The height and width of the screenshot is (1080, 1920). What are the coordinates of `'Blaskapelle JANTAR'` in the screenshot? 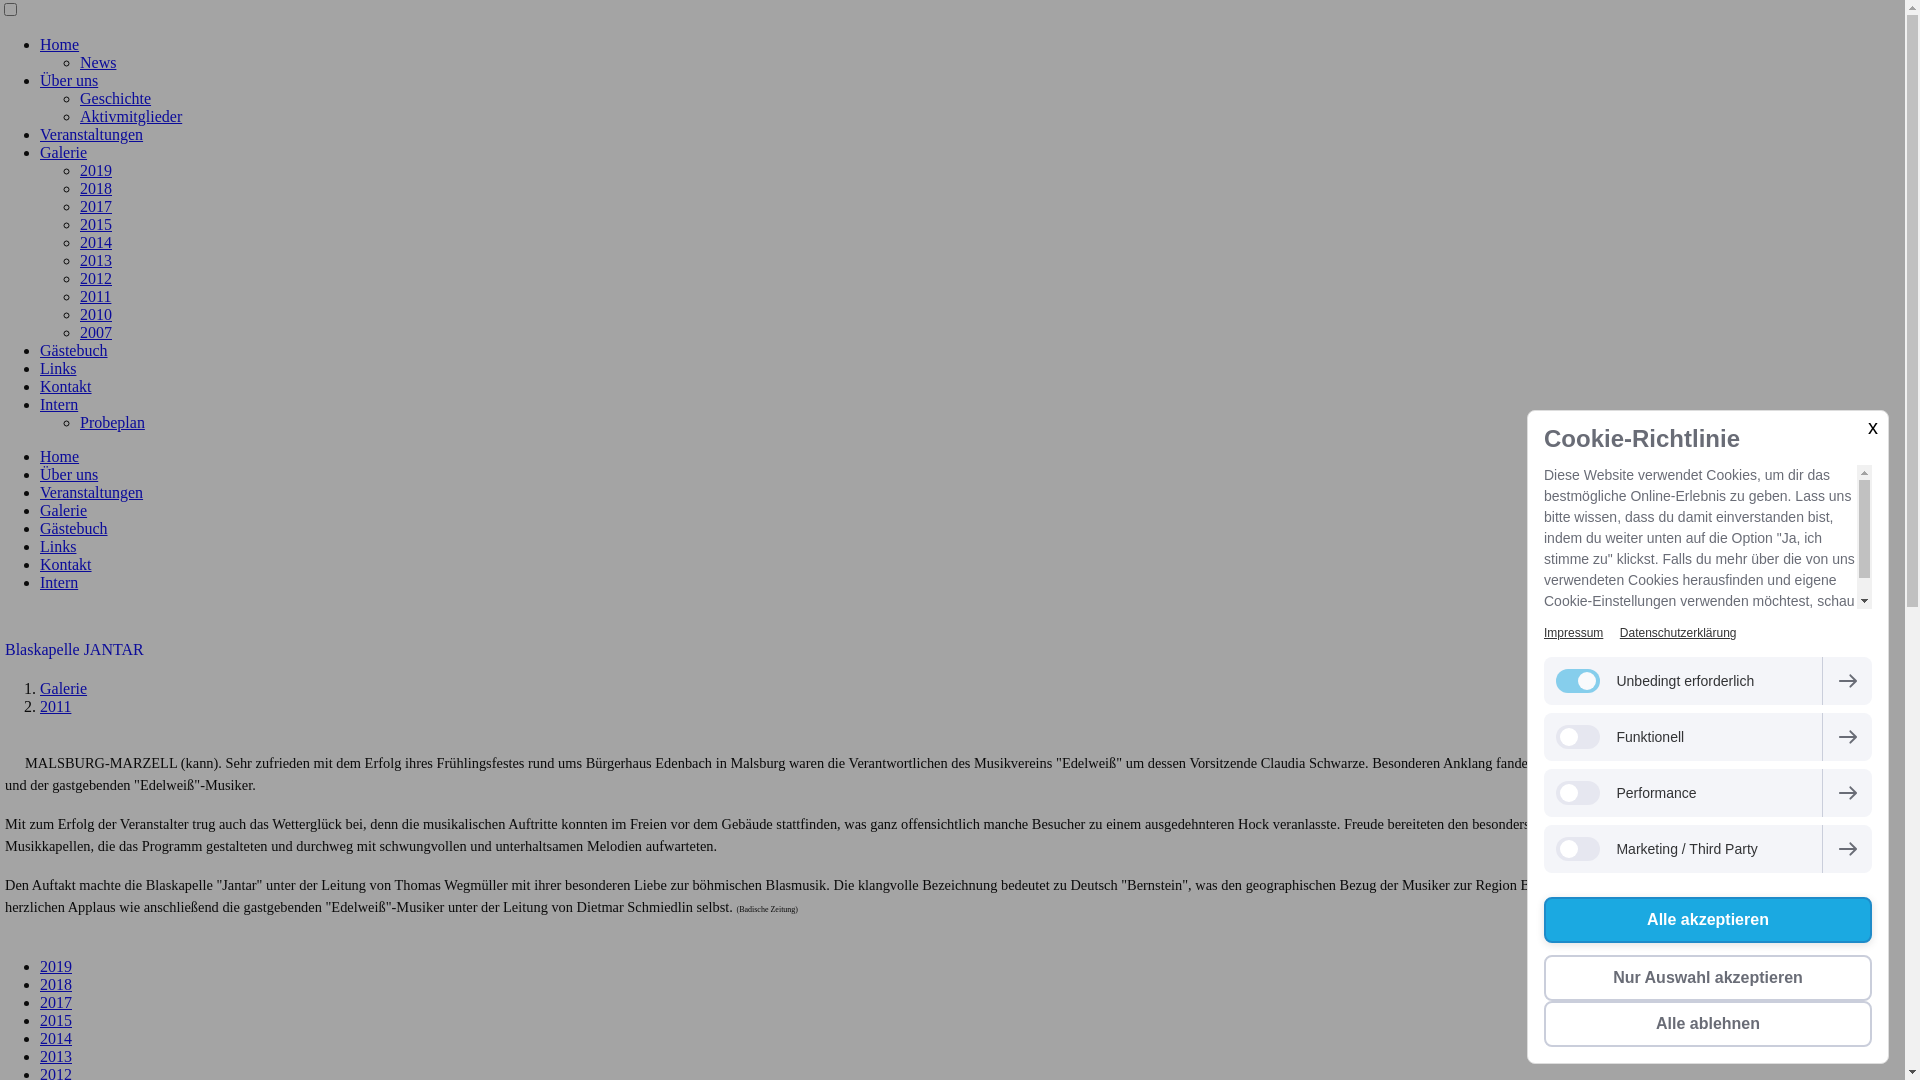 It's located at (951, 650).